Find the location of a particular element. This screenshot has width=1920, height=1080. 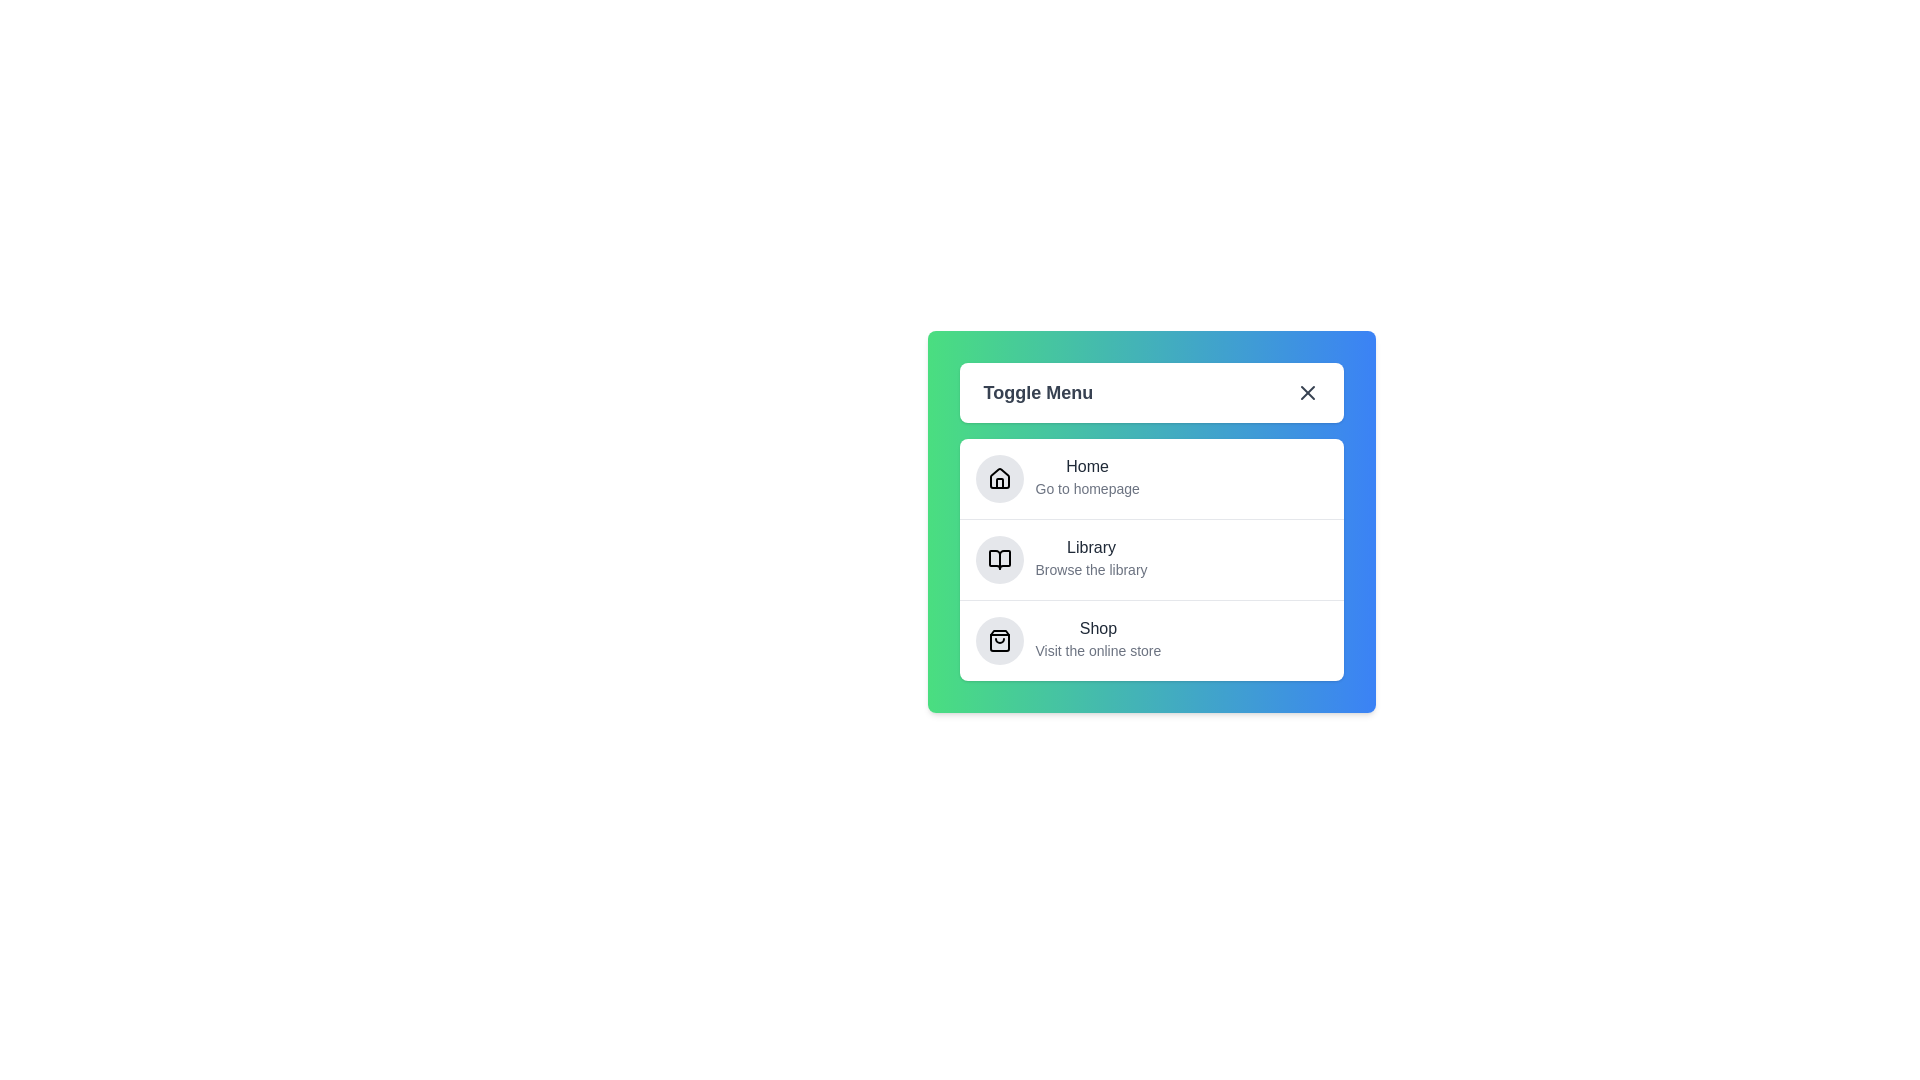

the menu item Home is located at coordinates (1086, 466).